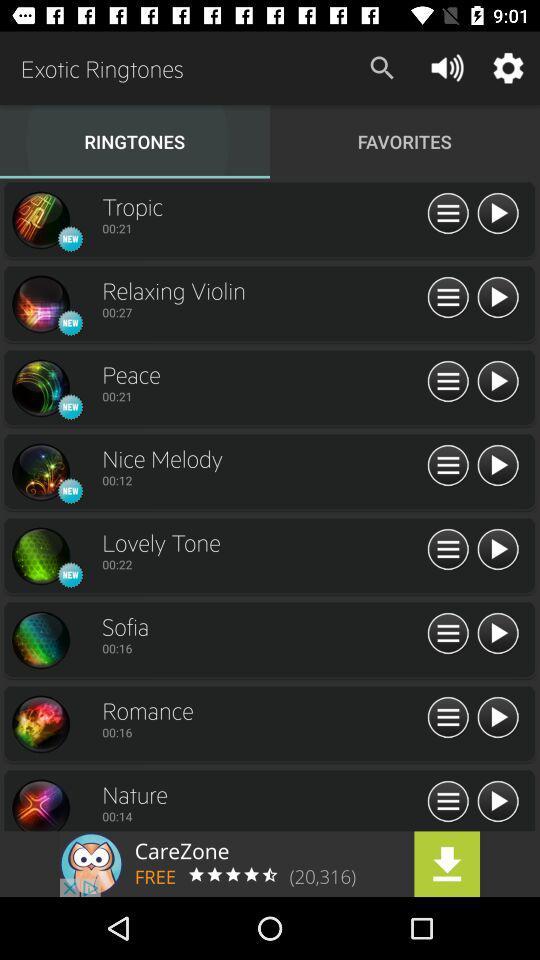 The height and width of the screenshot is (960, 540). I want to click on play on the track, so click(496, 297).